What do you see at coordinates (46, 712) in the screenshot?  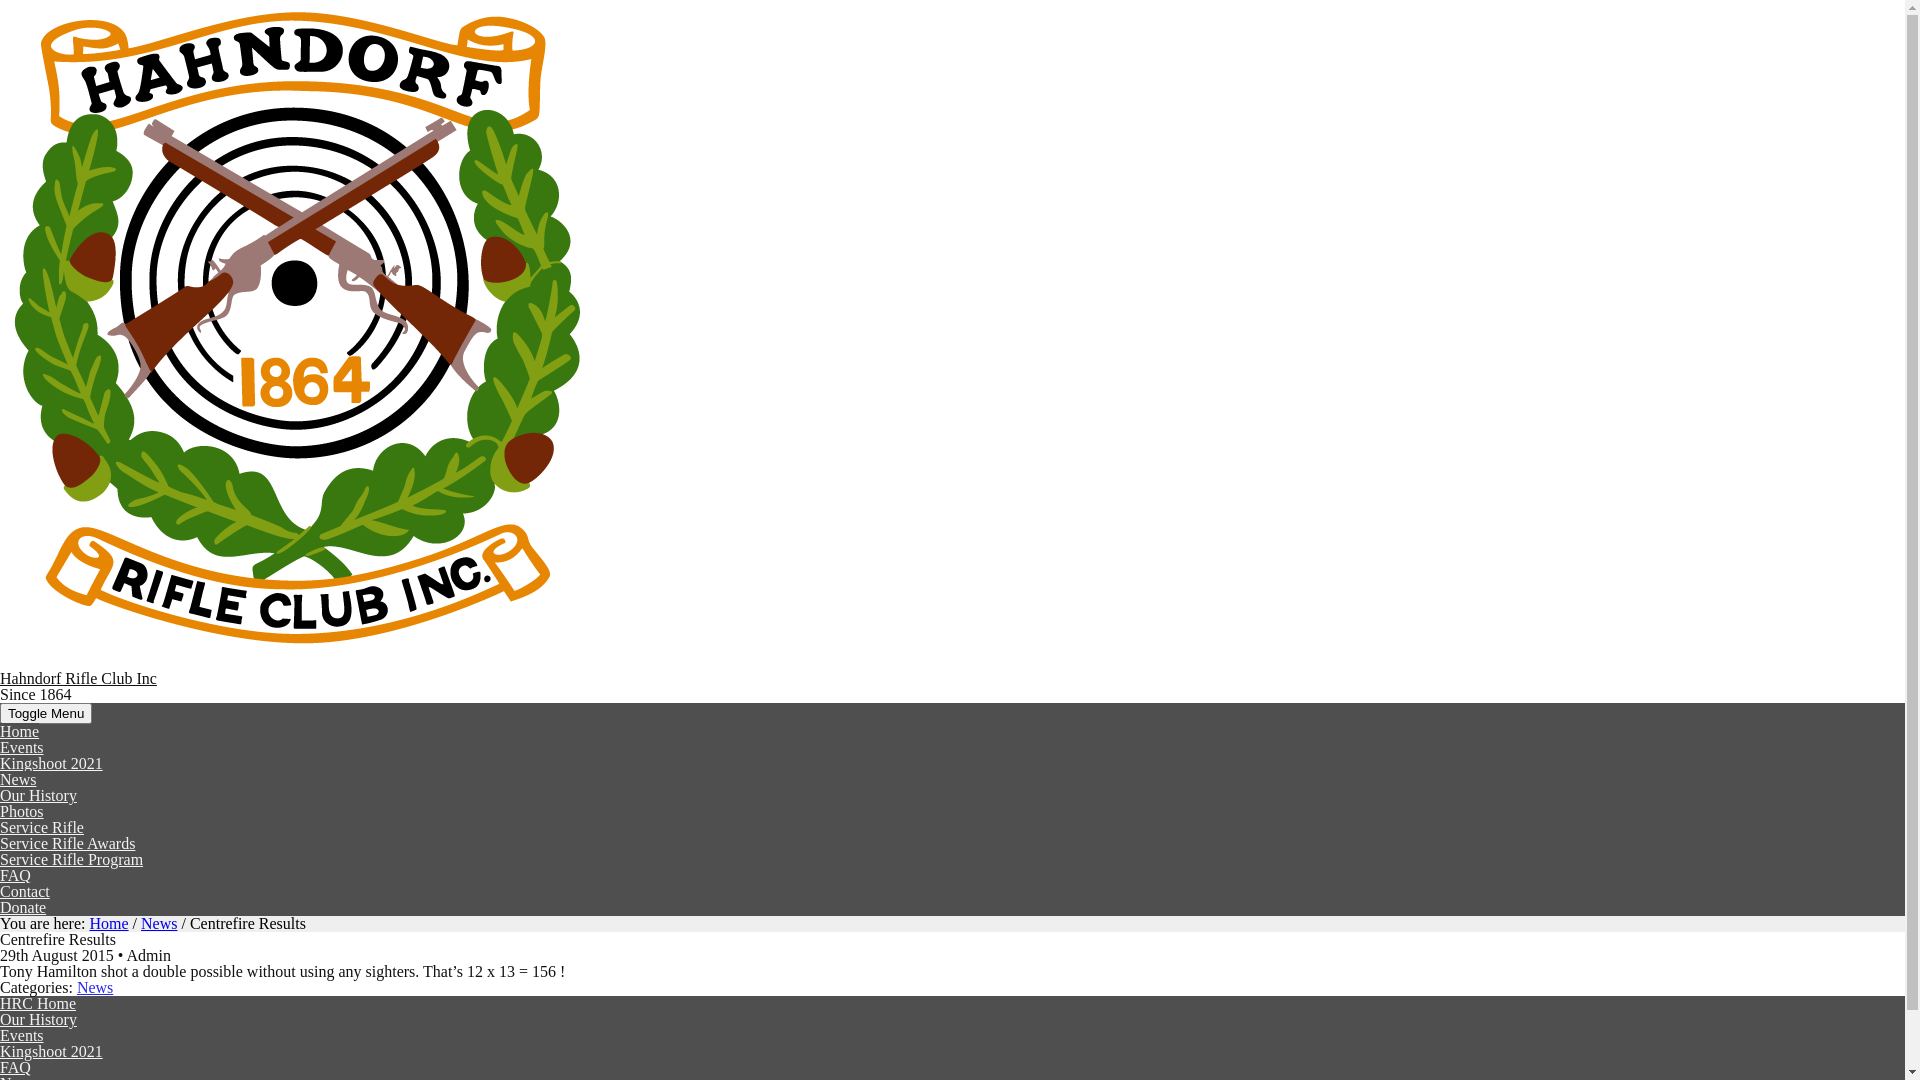 I see `'Toggle Menu'` at bounding box center [46, 712].